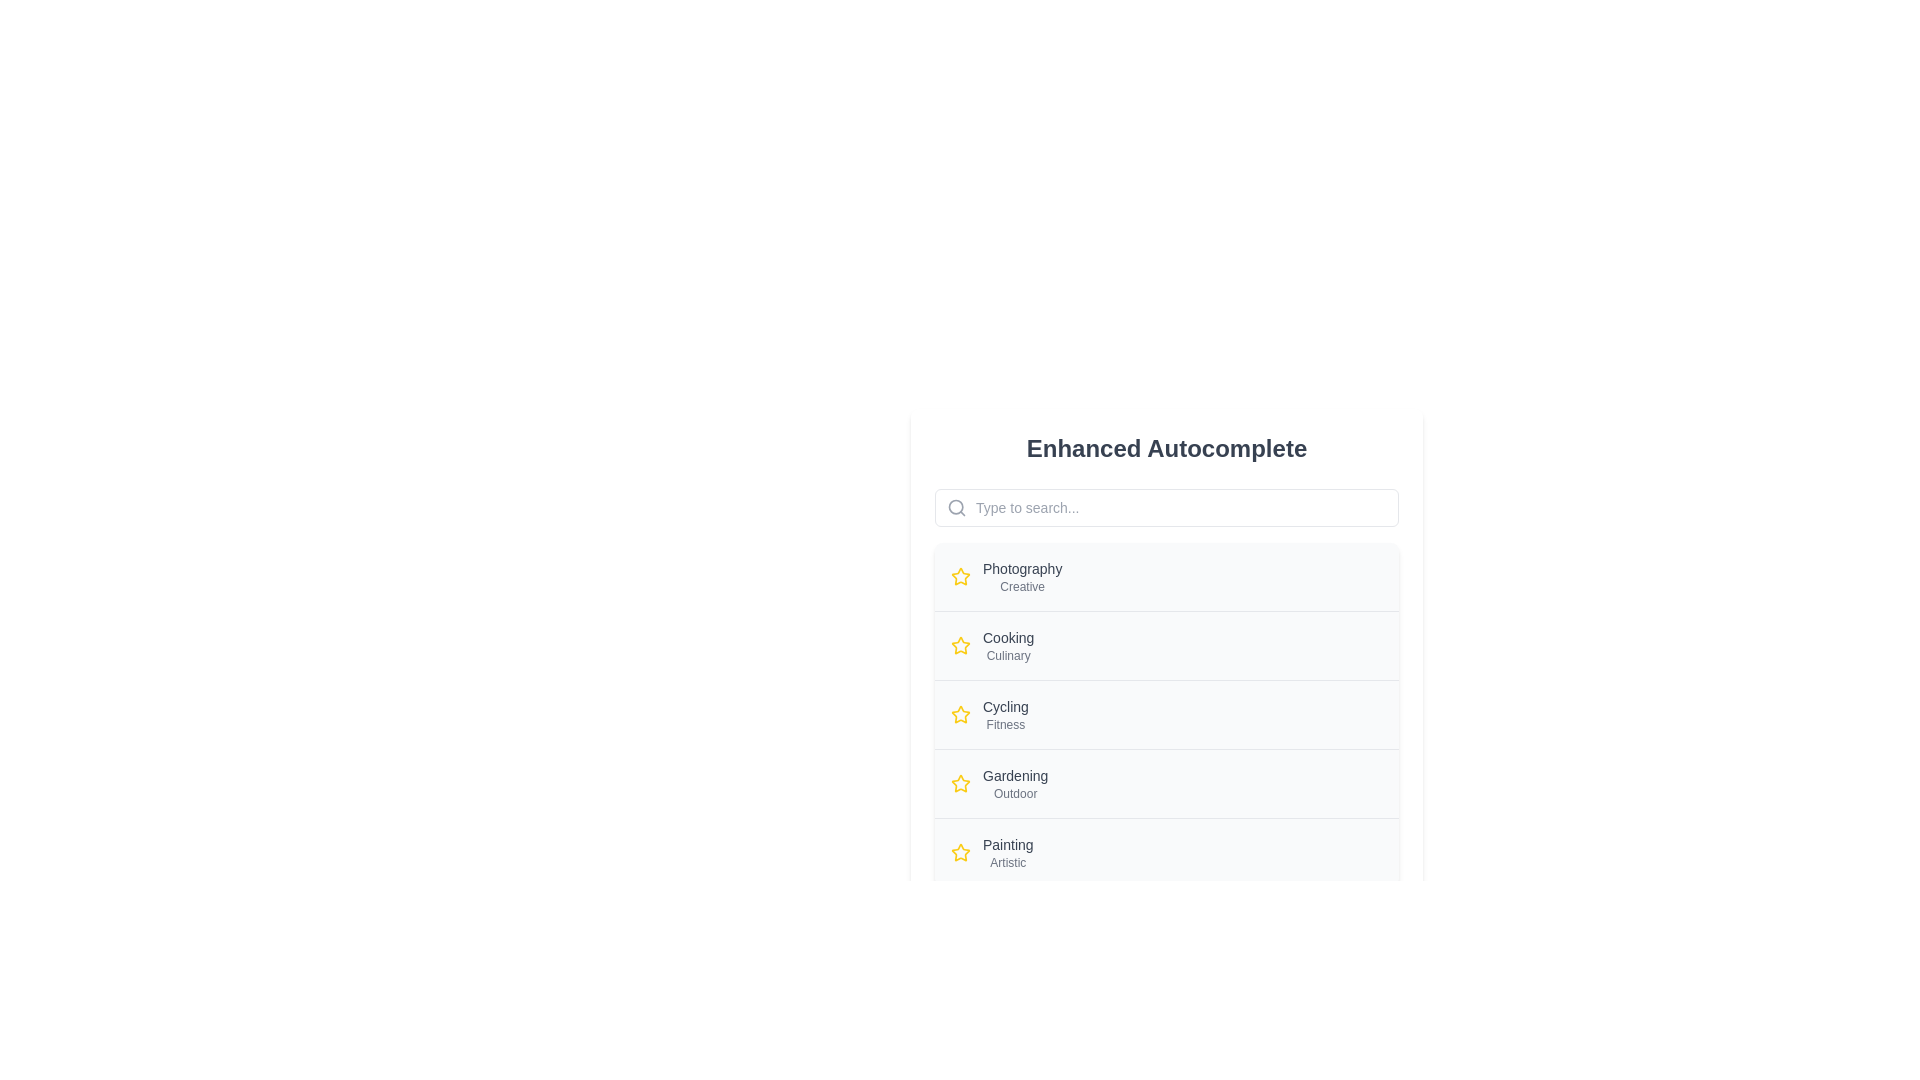  I want to click on the 'Photography' text label, which is styled with a smaller font size and medium weight in gray color, located above the 'Creative' text element and adjacent to a star icon, so click(1022, 569).